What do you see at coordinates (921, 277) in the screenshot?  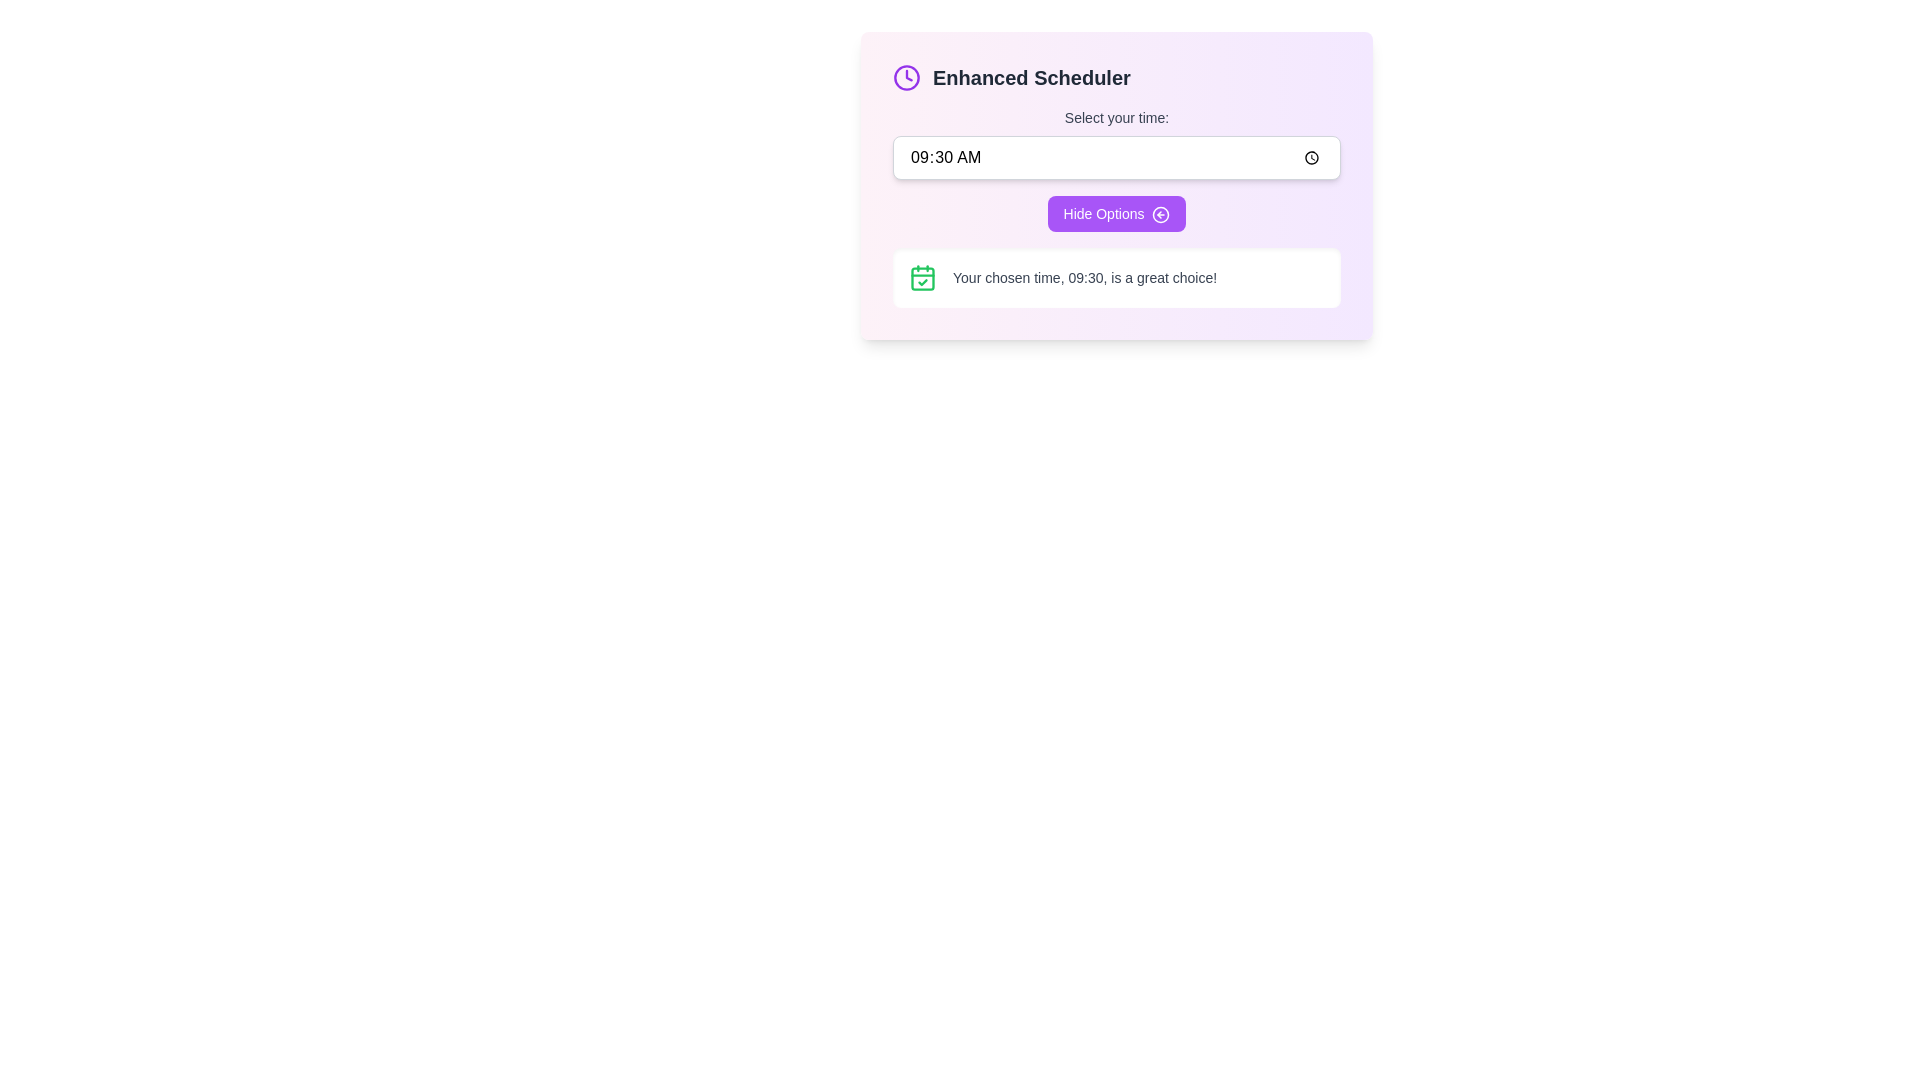 I see `the icon that indicates the validity of the selected time, positioned to the far left of the notification area containing the text 'Your chosen time, 09:30, is a great choice!'` at bounding box center [921, 277].